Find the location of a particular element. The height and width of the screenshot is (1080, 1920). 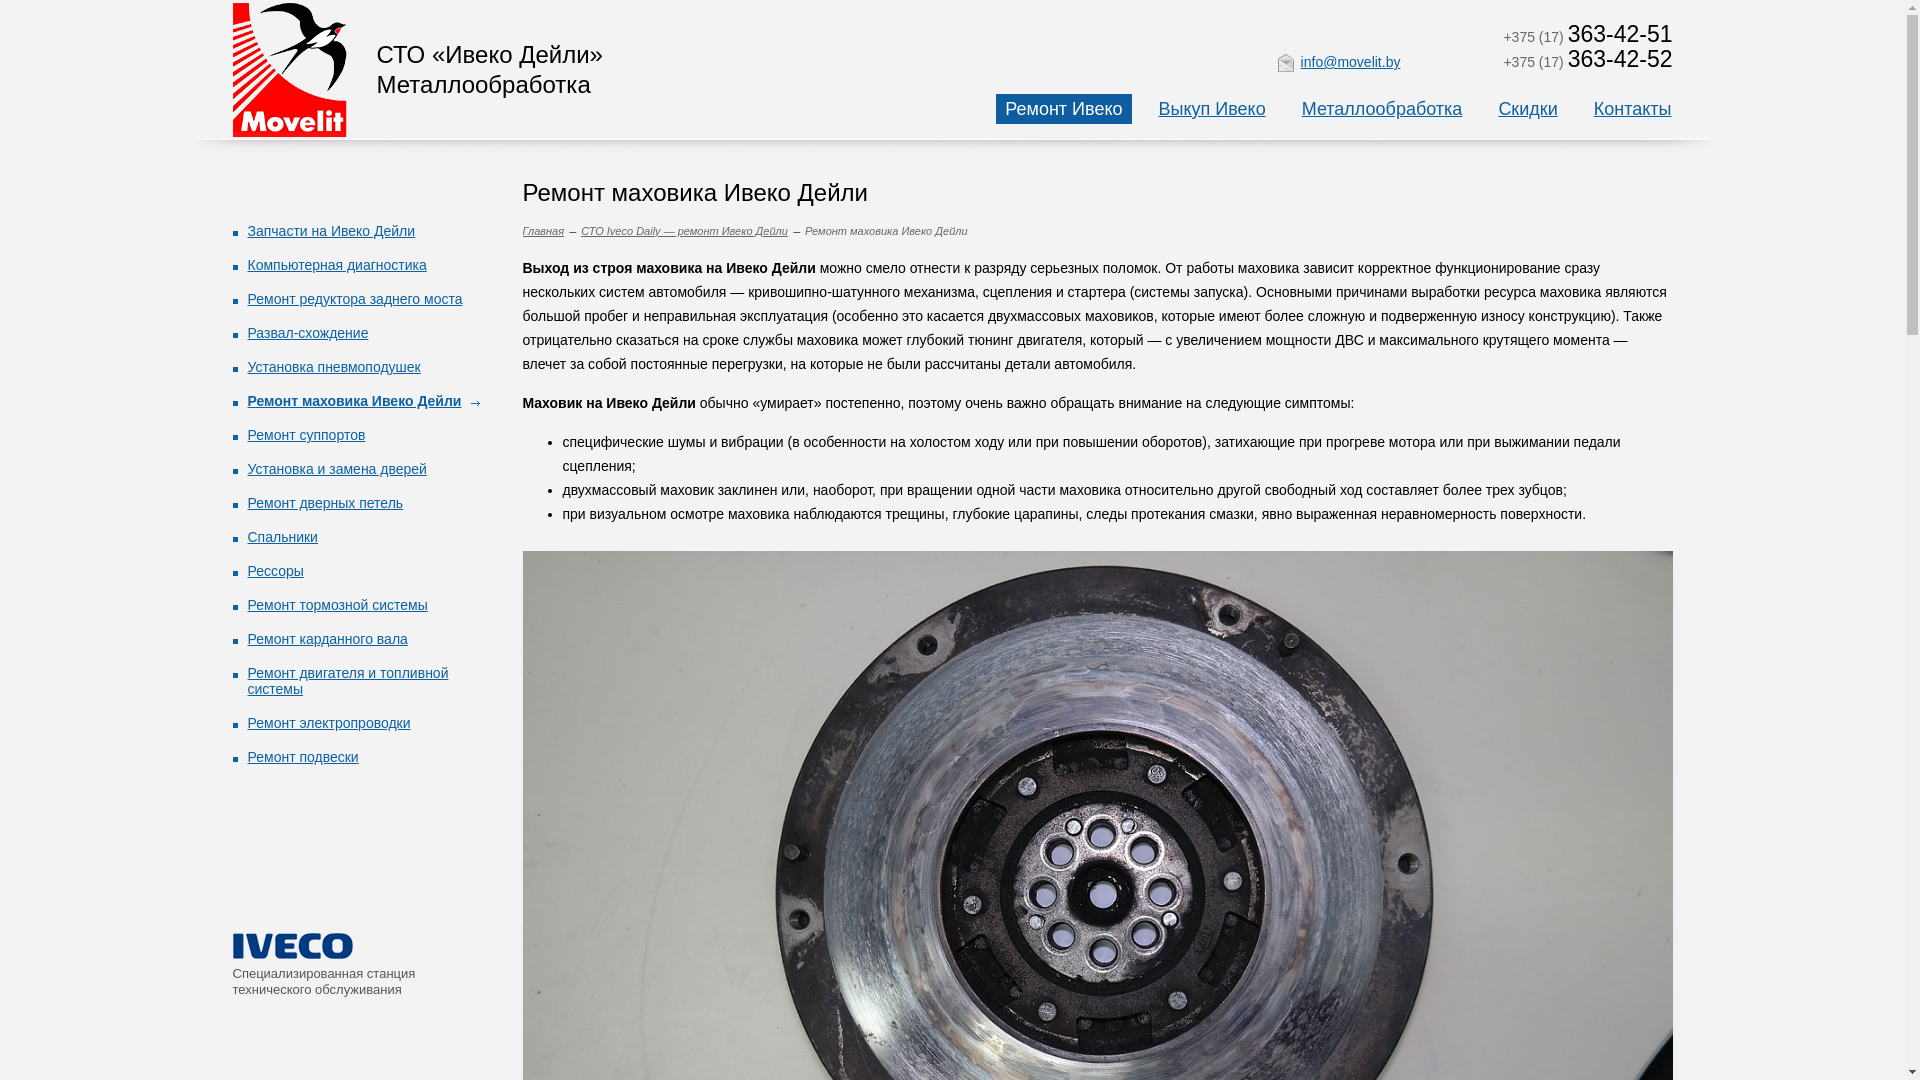

'+375 (17) 363-42-51' is located at coordinates (1586, 37).